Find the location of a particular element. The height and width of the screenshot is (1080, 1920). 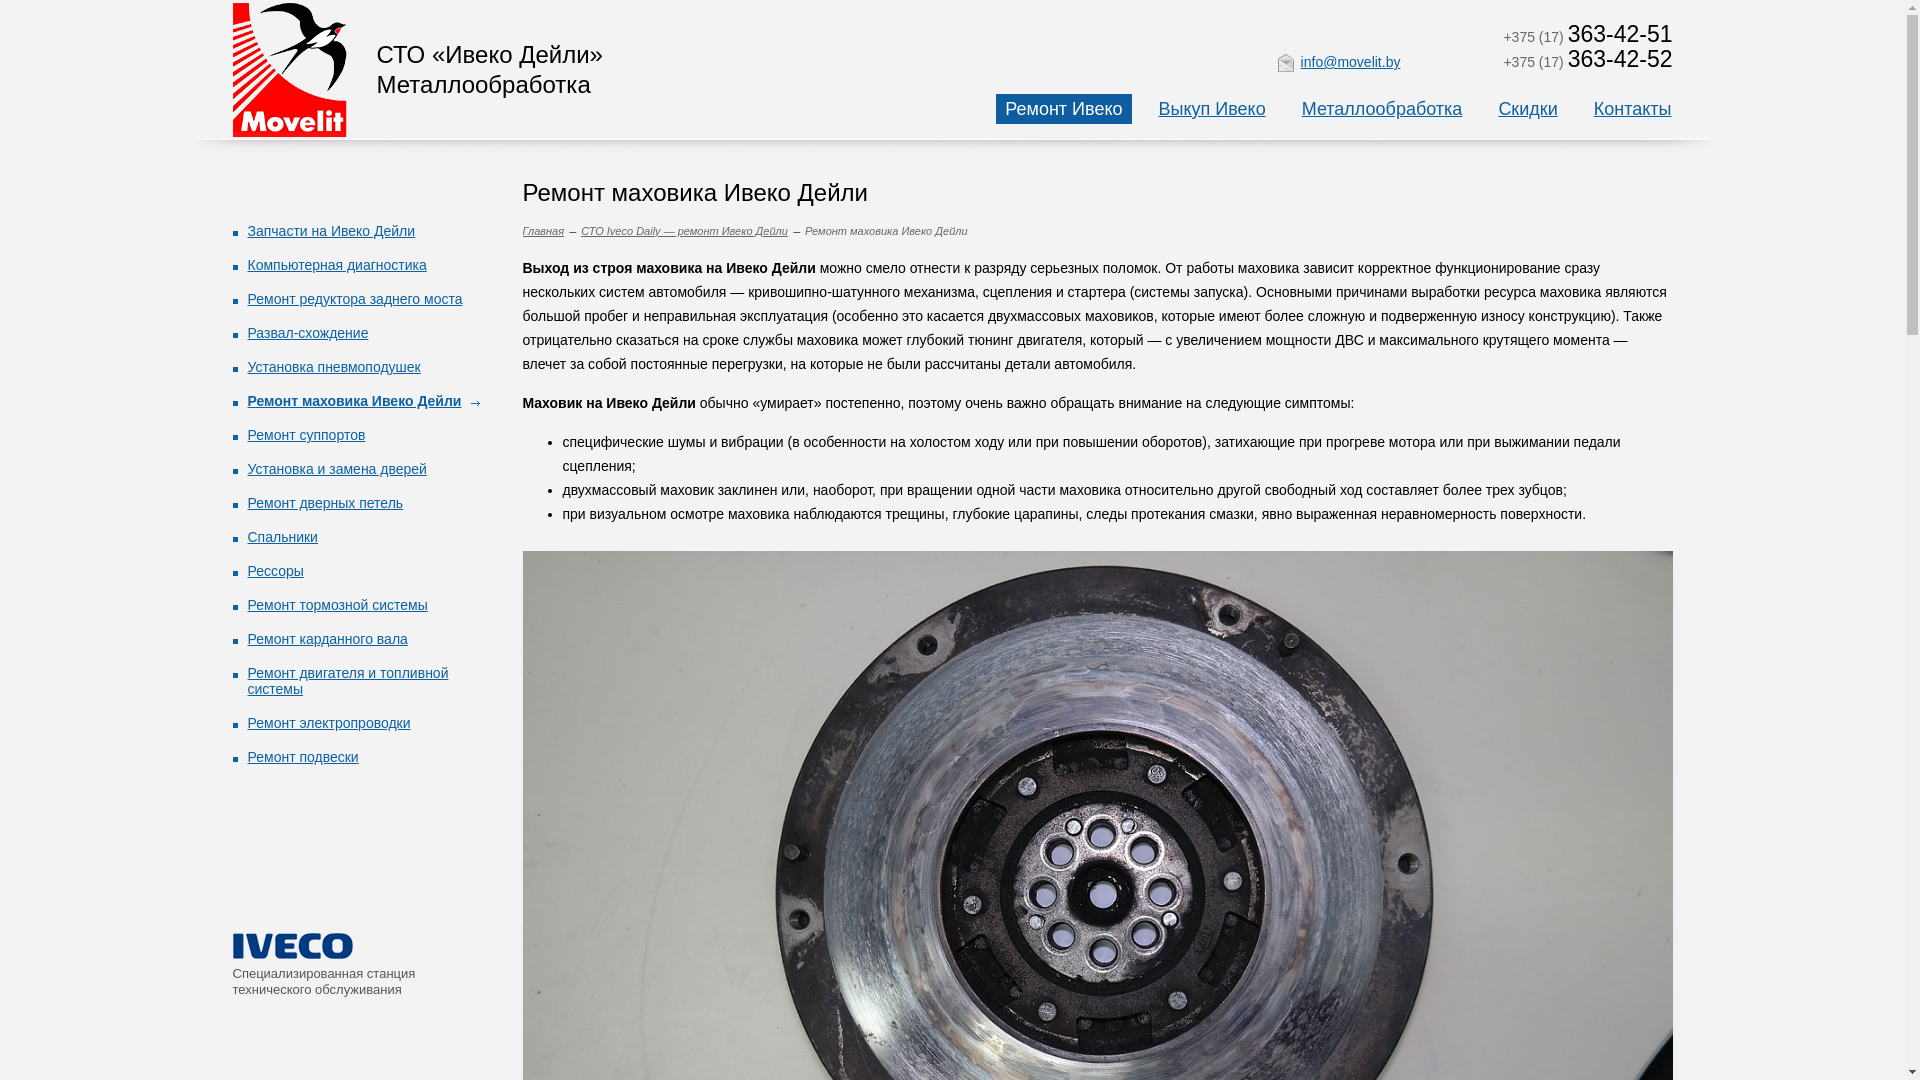

'+375 (17) 363-42-51' is located at coordinates (1586, 37).